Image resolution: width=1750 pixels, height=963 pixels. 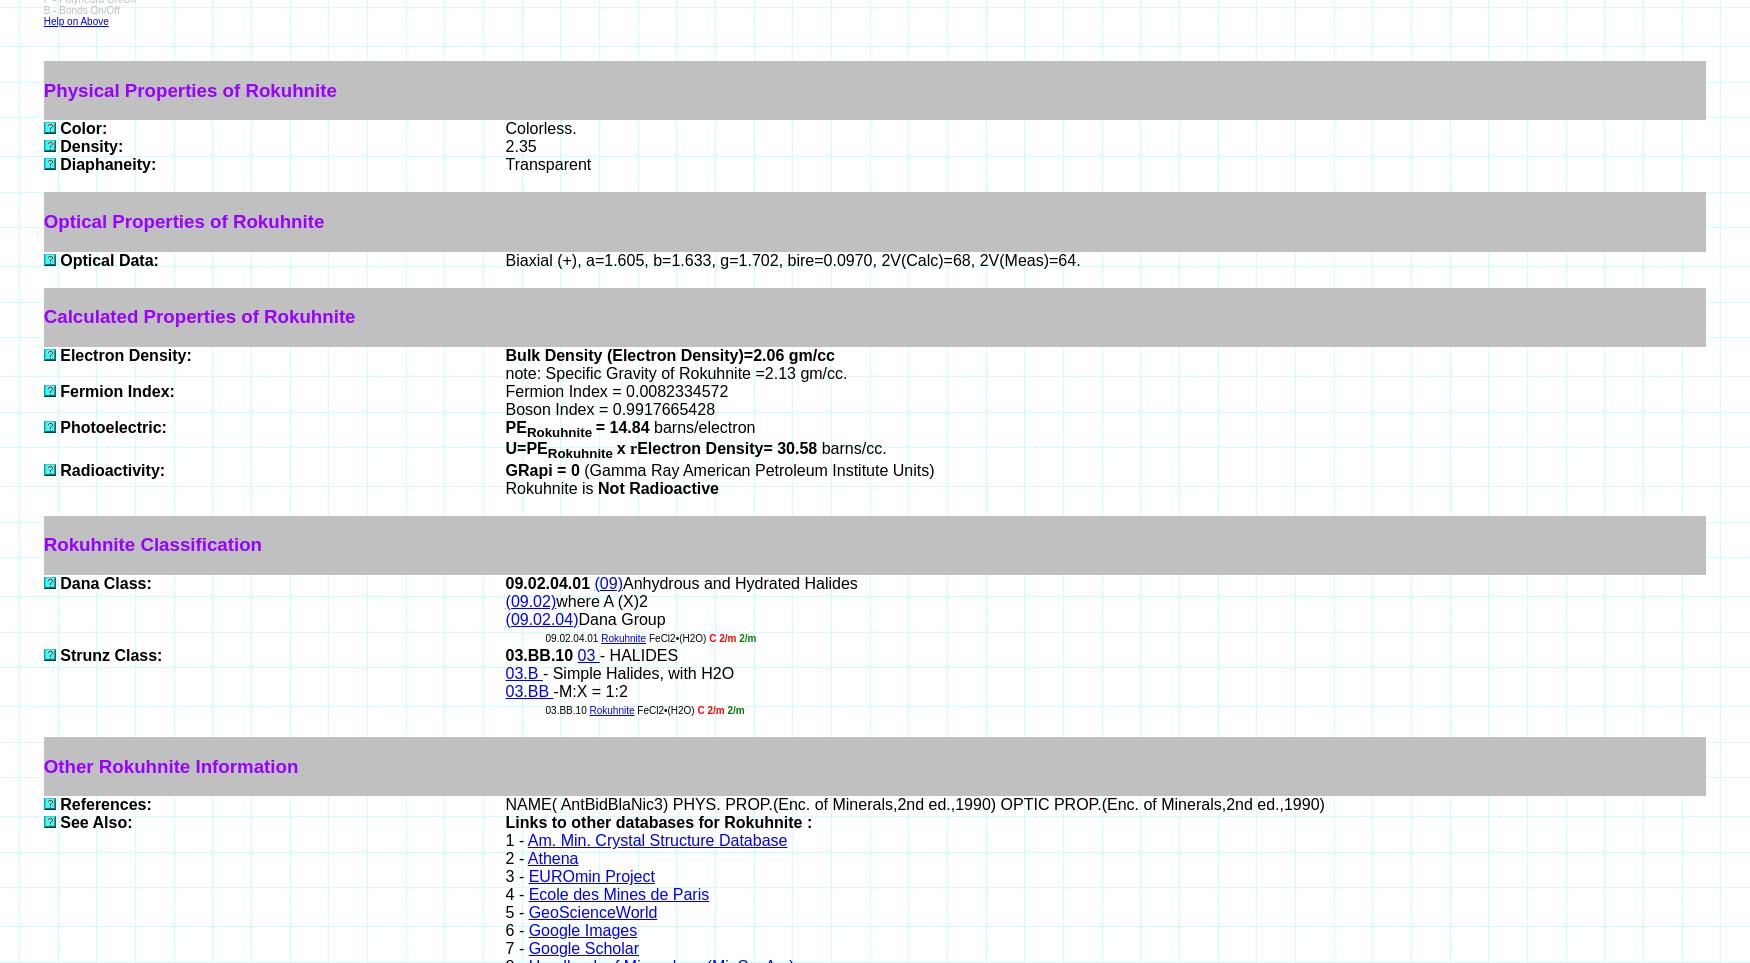 What do you see at coordinates (519, 146) in the screenshot?
I see `'2.35'` at bounding box center [519, 146].